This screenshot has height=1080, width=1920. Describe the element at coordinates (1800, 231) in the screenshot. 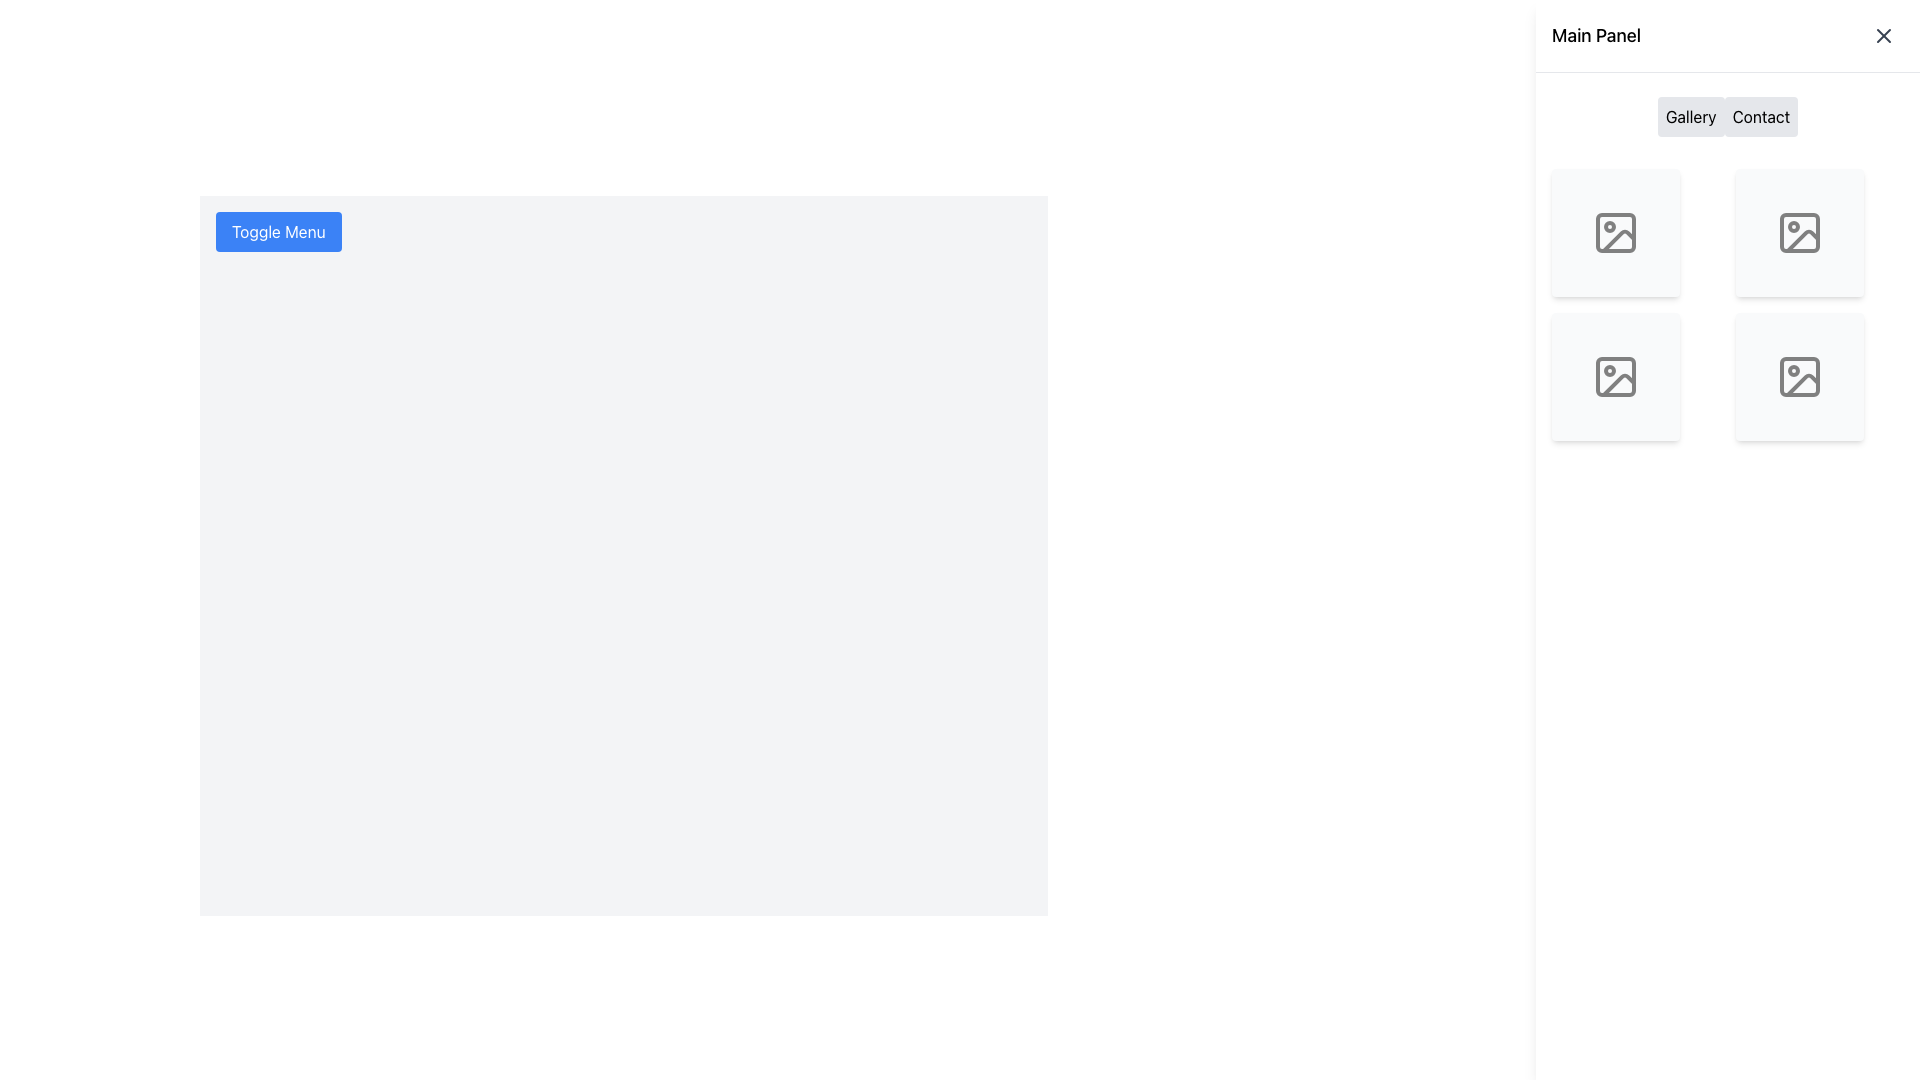

I see `the Image placeholder card, which is the second item` at that location.